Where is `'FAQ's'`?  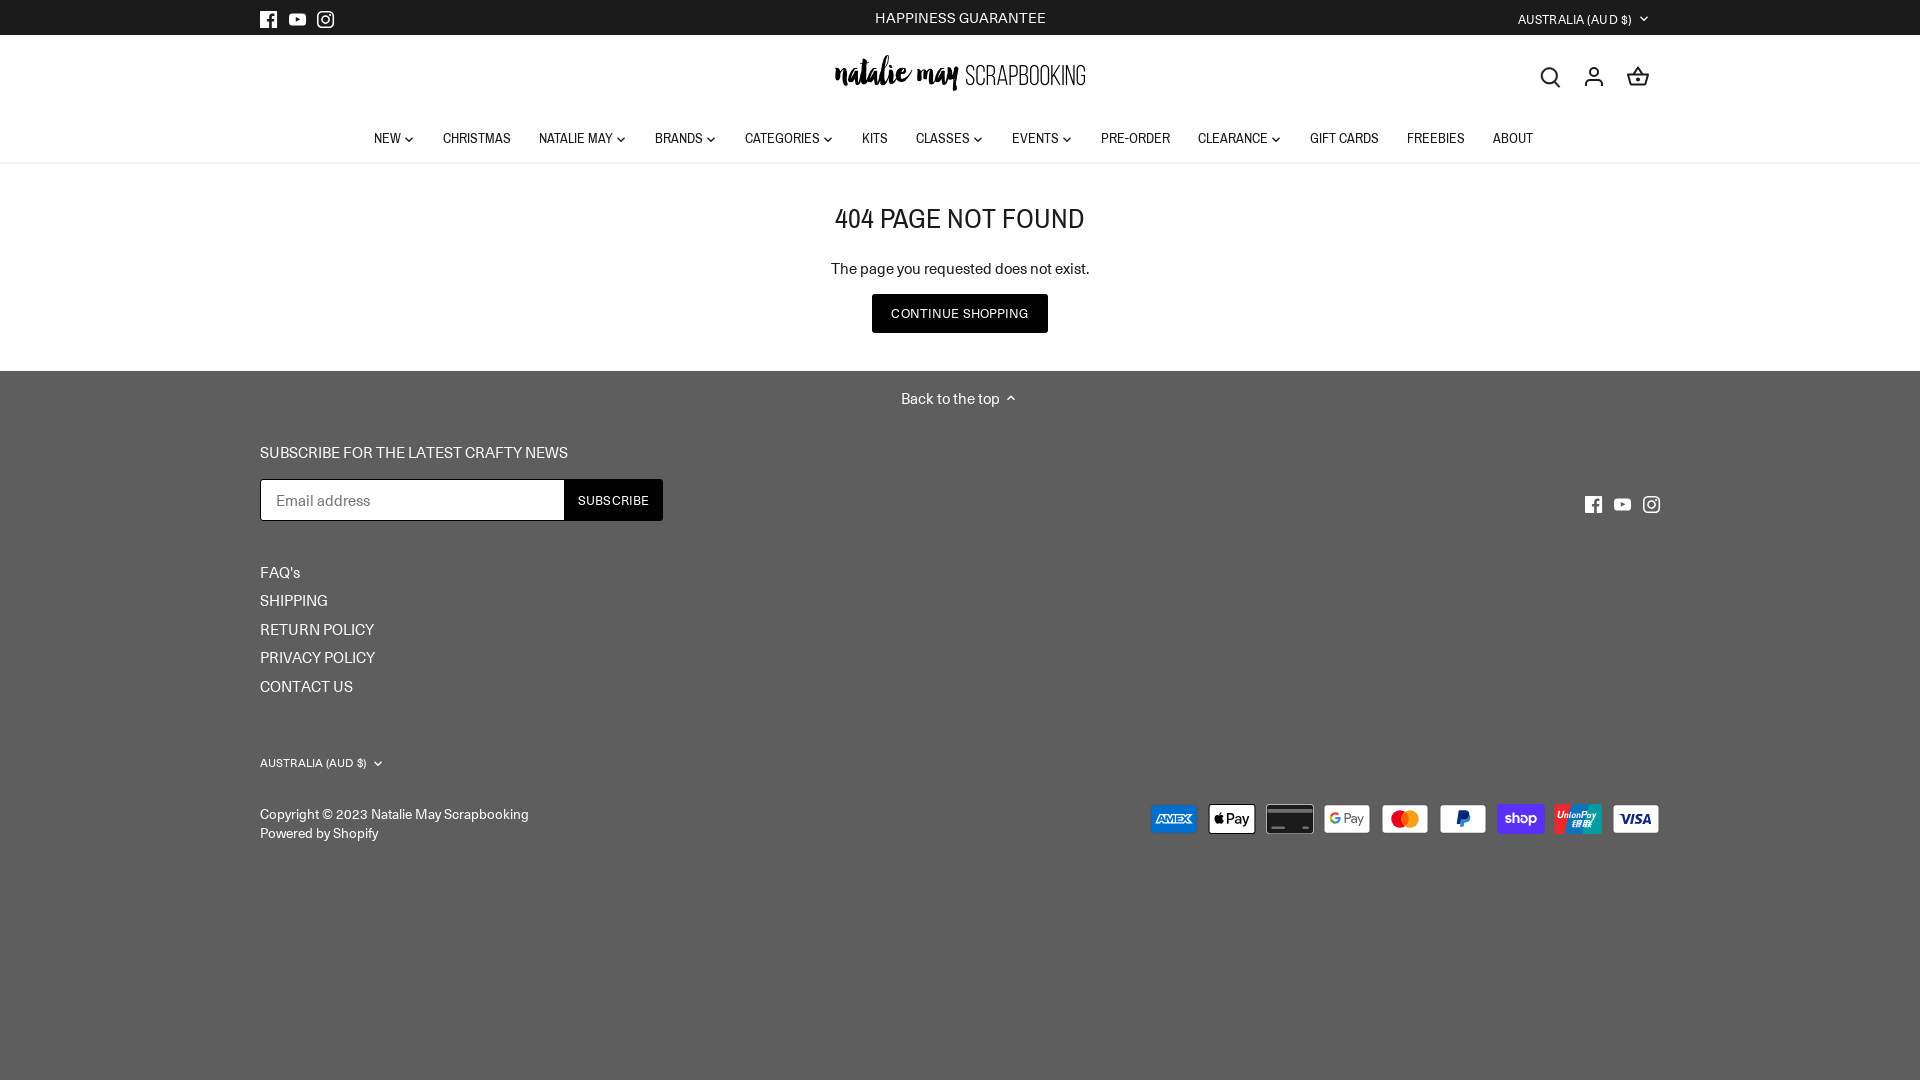 'FAQ's' is located at coordinates (278, 572).